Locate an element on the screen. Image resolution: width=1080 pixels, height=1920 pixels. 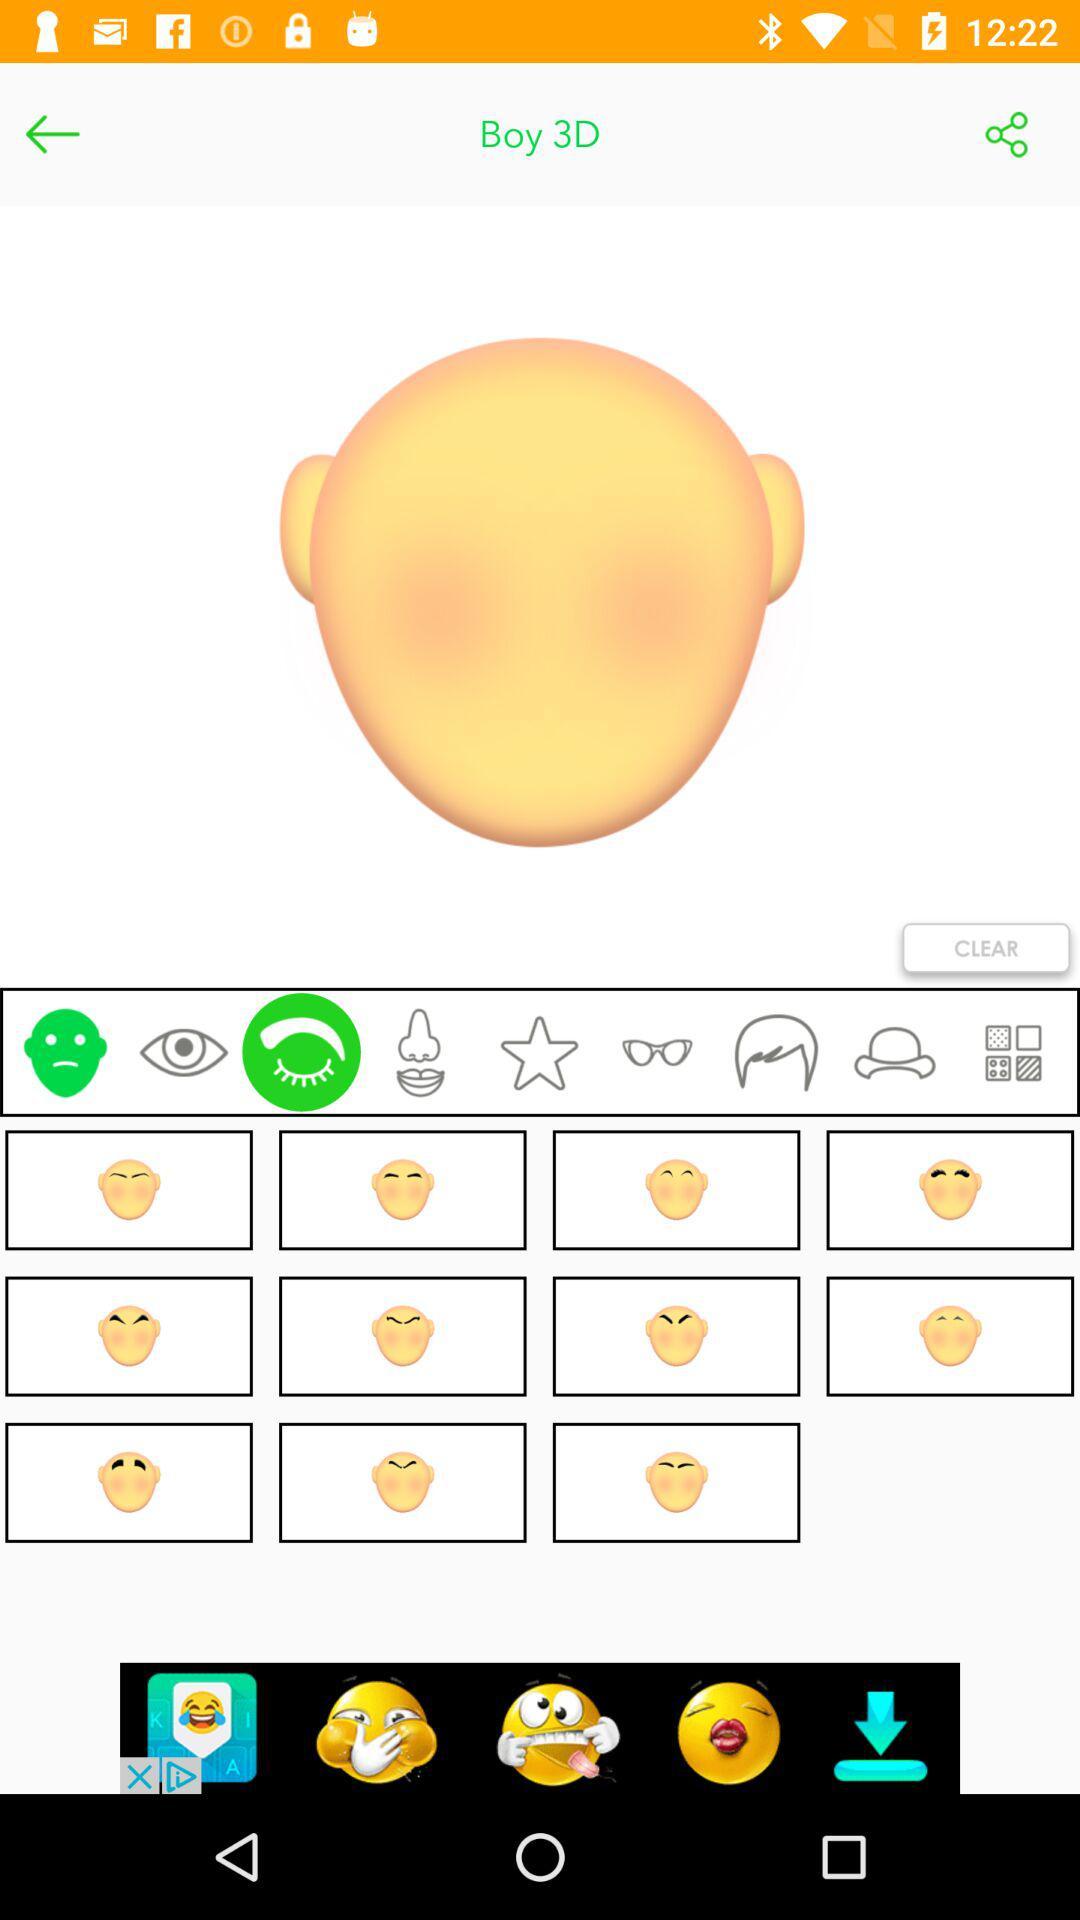
open advertisement is located at coordinates (540, 1727).